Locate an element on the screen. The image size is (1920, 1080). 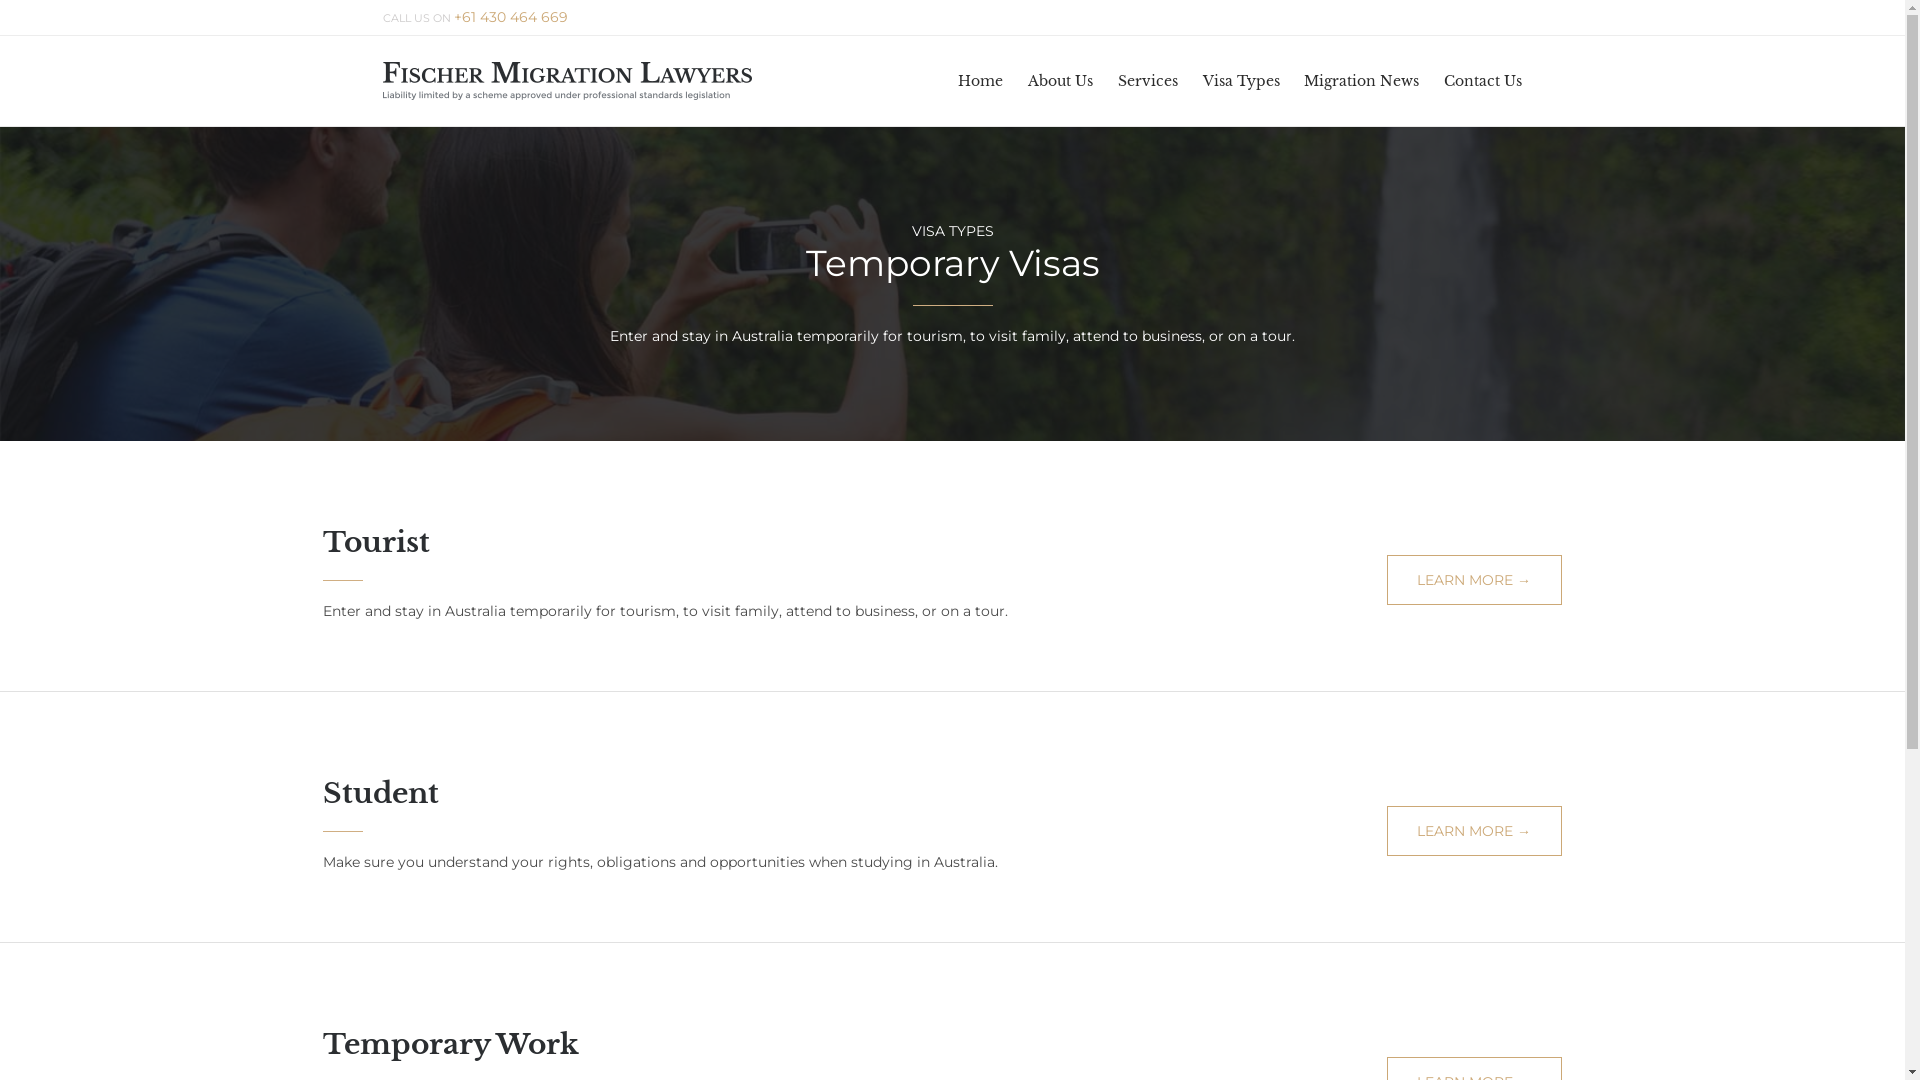
'Visa Types' is located at coordinates (1240, 80).